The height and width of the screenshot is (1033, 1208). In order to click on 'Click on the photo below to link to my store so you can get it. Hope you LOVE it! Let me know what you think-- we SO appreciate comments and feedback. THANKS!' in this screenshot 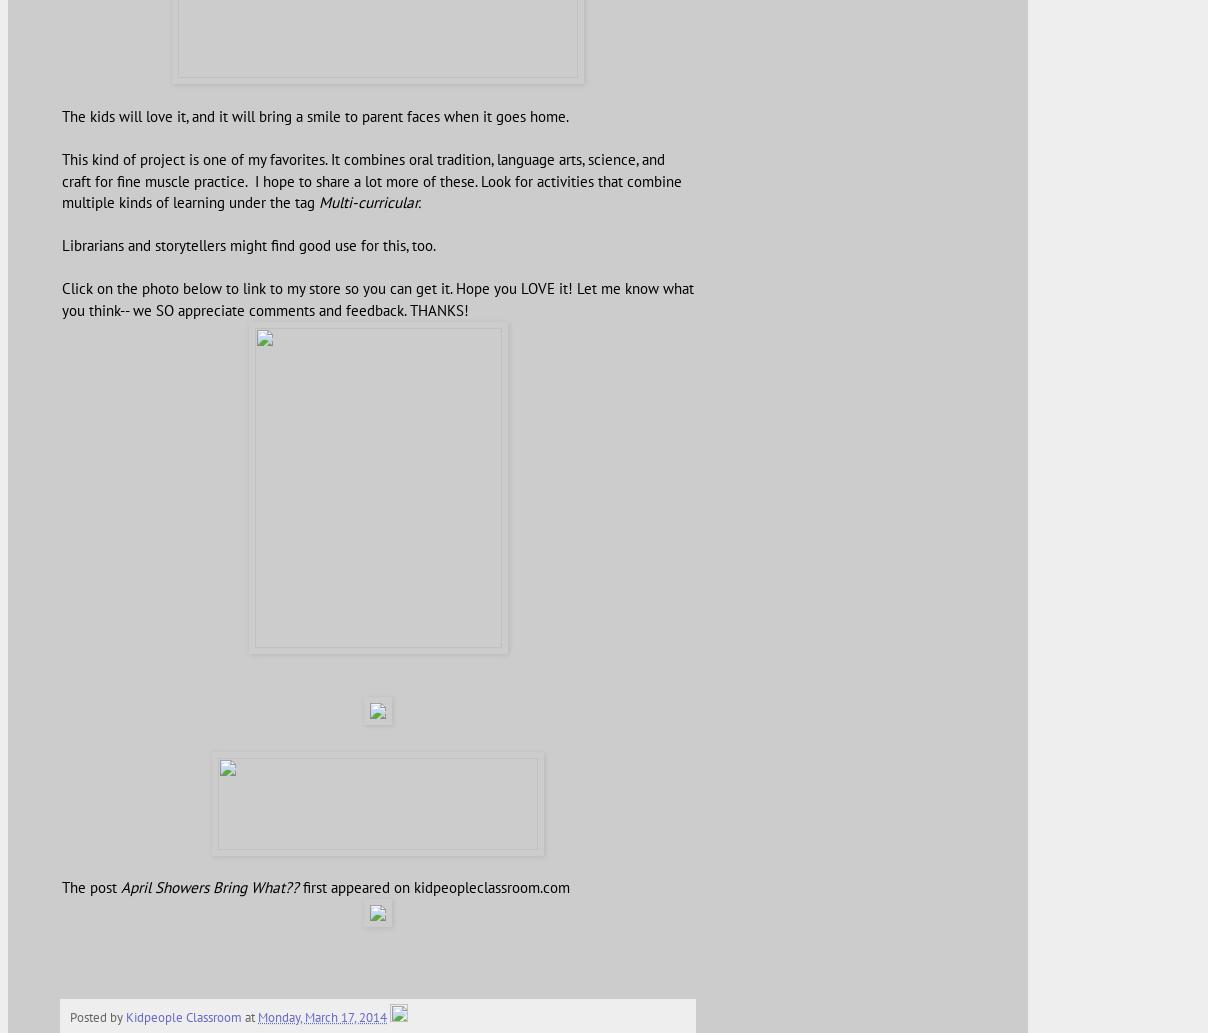, I will do `click(376, 297)`.